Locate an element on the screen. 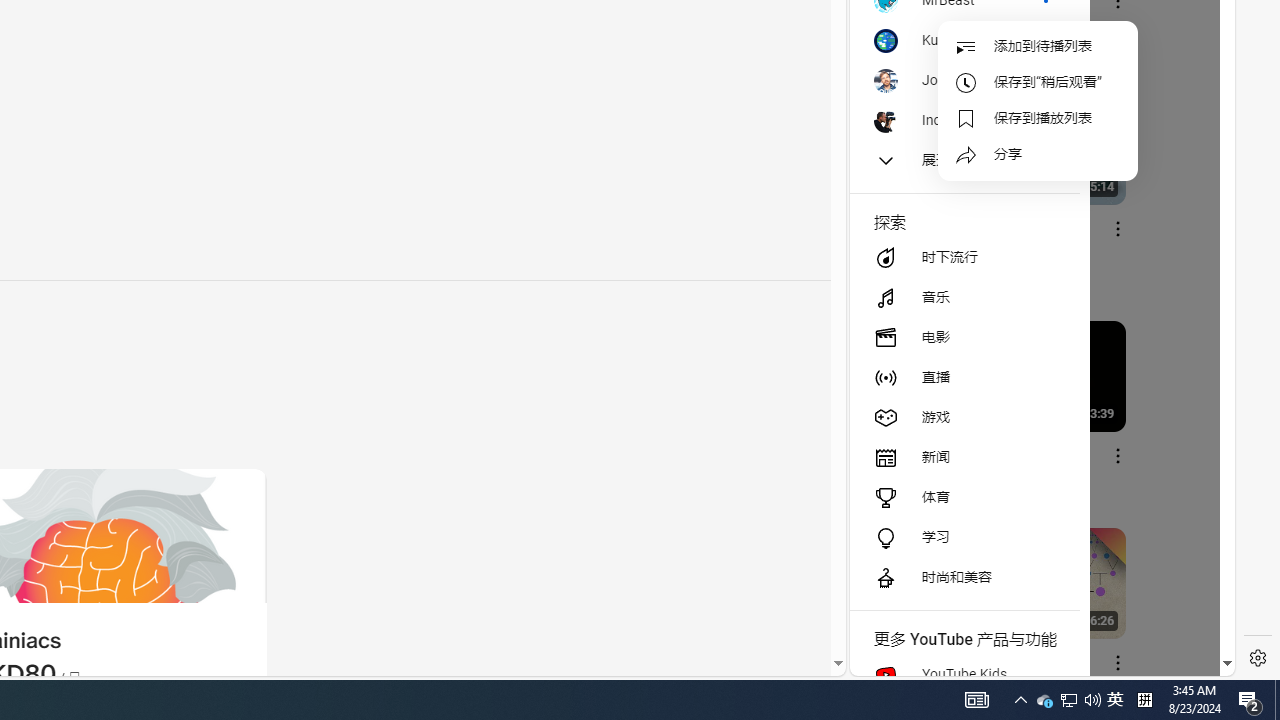 This screenshot has width=1280, height=720. 'Click to scroll right' is located at coordinates (1196, 82).